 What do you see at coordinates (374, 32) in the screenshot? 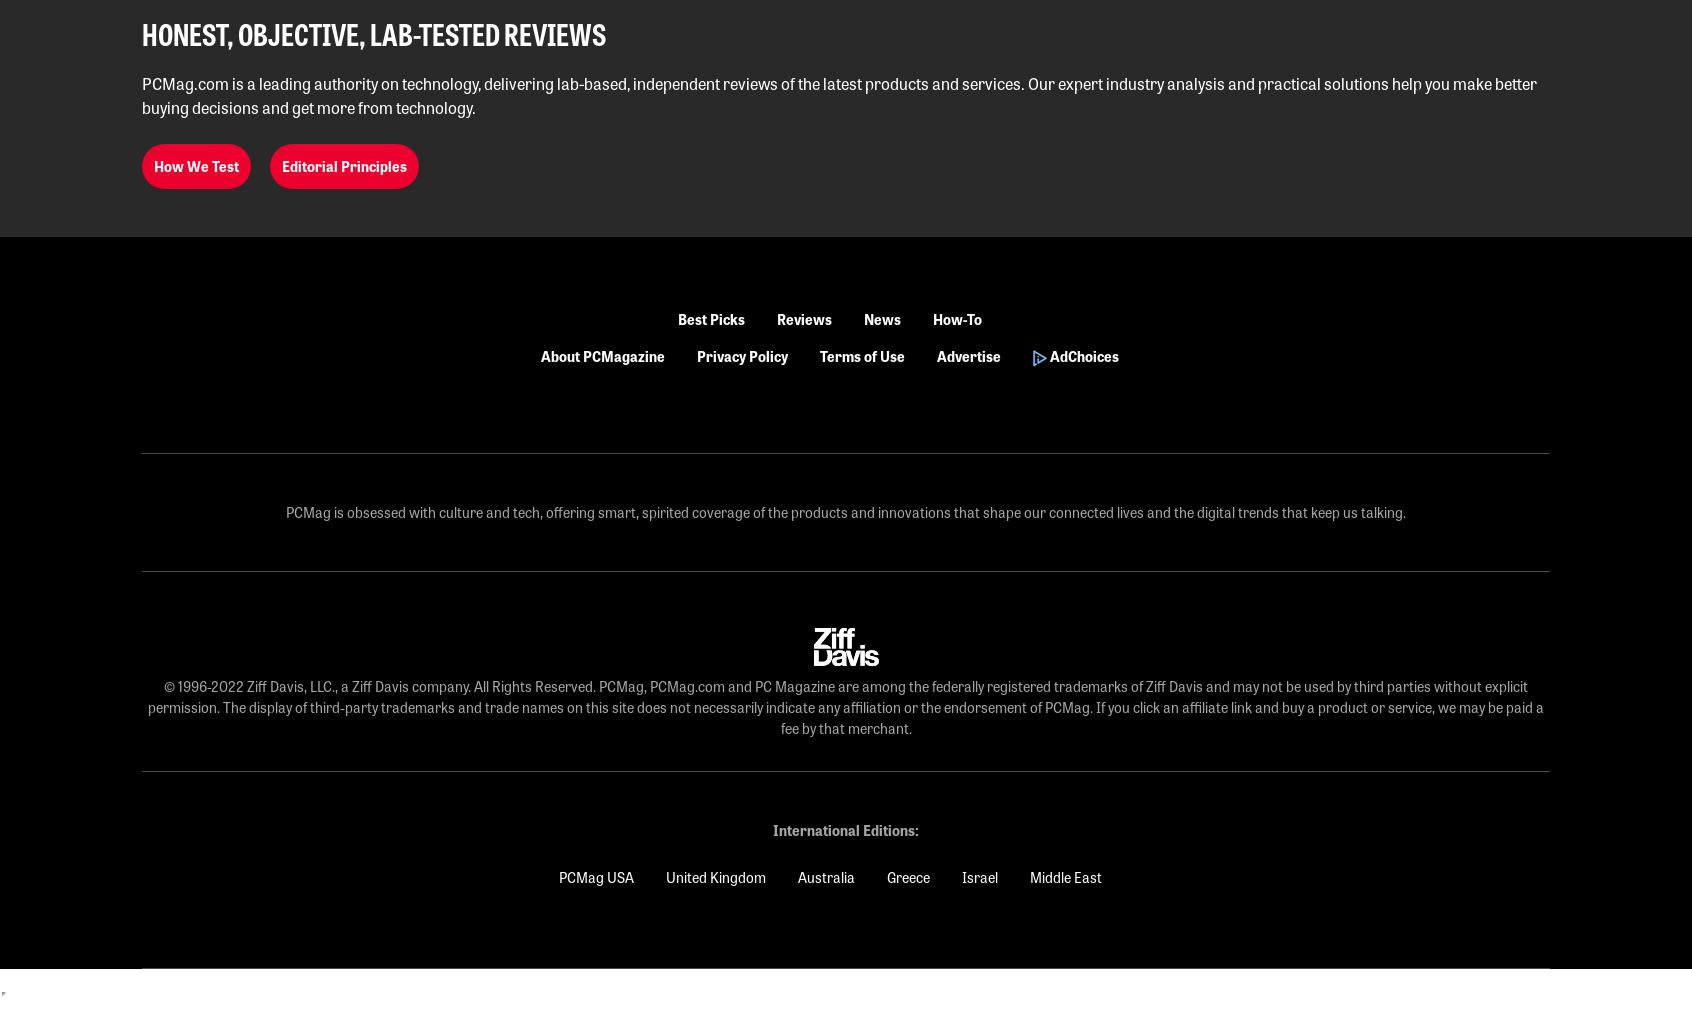
I see `'Honest, Objective, Lab-Tested Reviews'` at bounding box center [374, 32].